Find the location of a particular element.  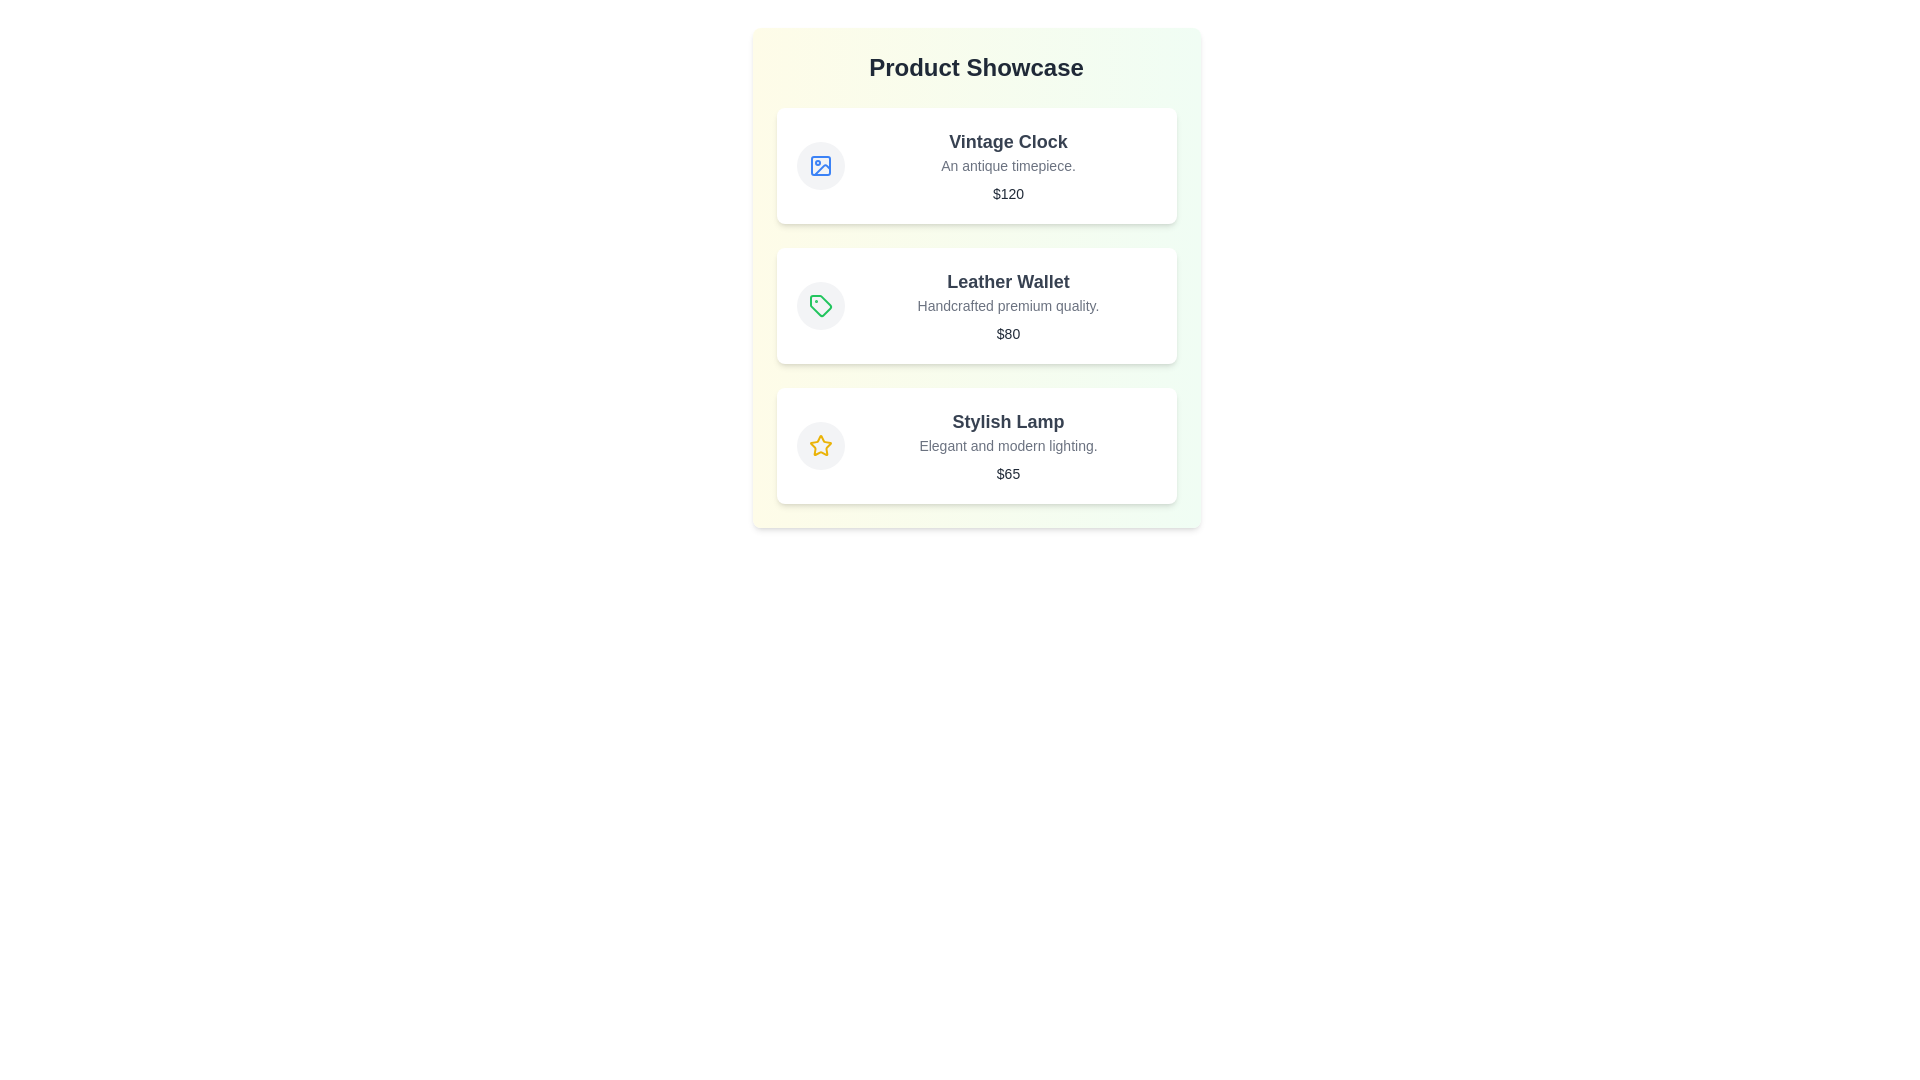

the product image icon for observation is located at coordinates (820, 164).